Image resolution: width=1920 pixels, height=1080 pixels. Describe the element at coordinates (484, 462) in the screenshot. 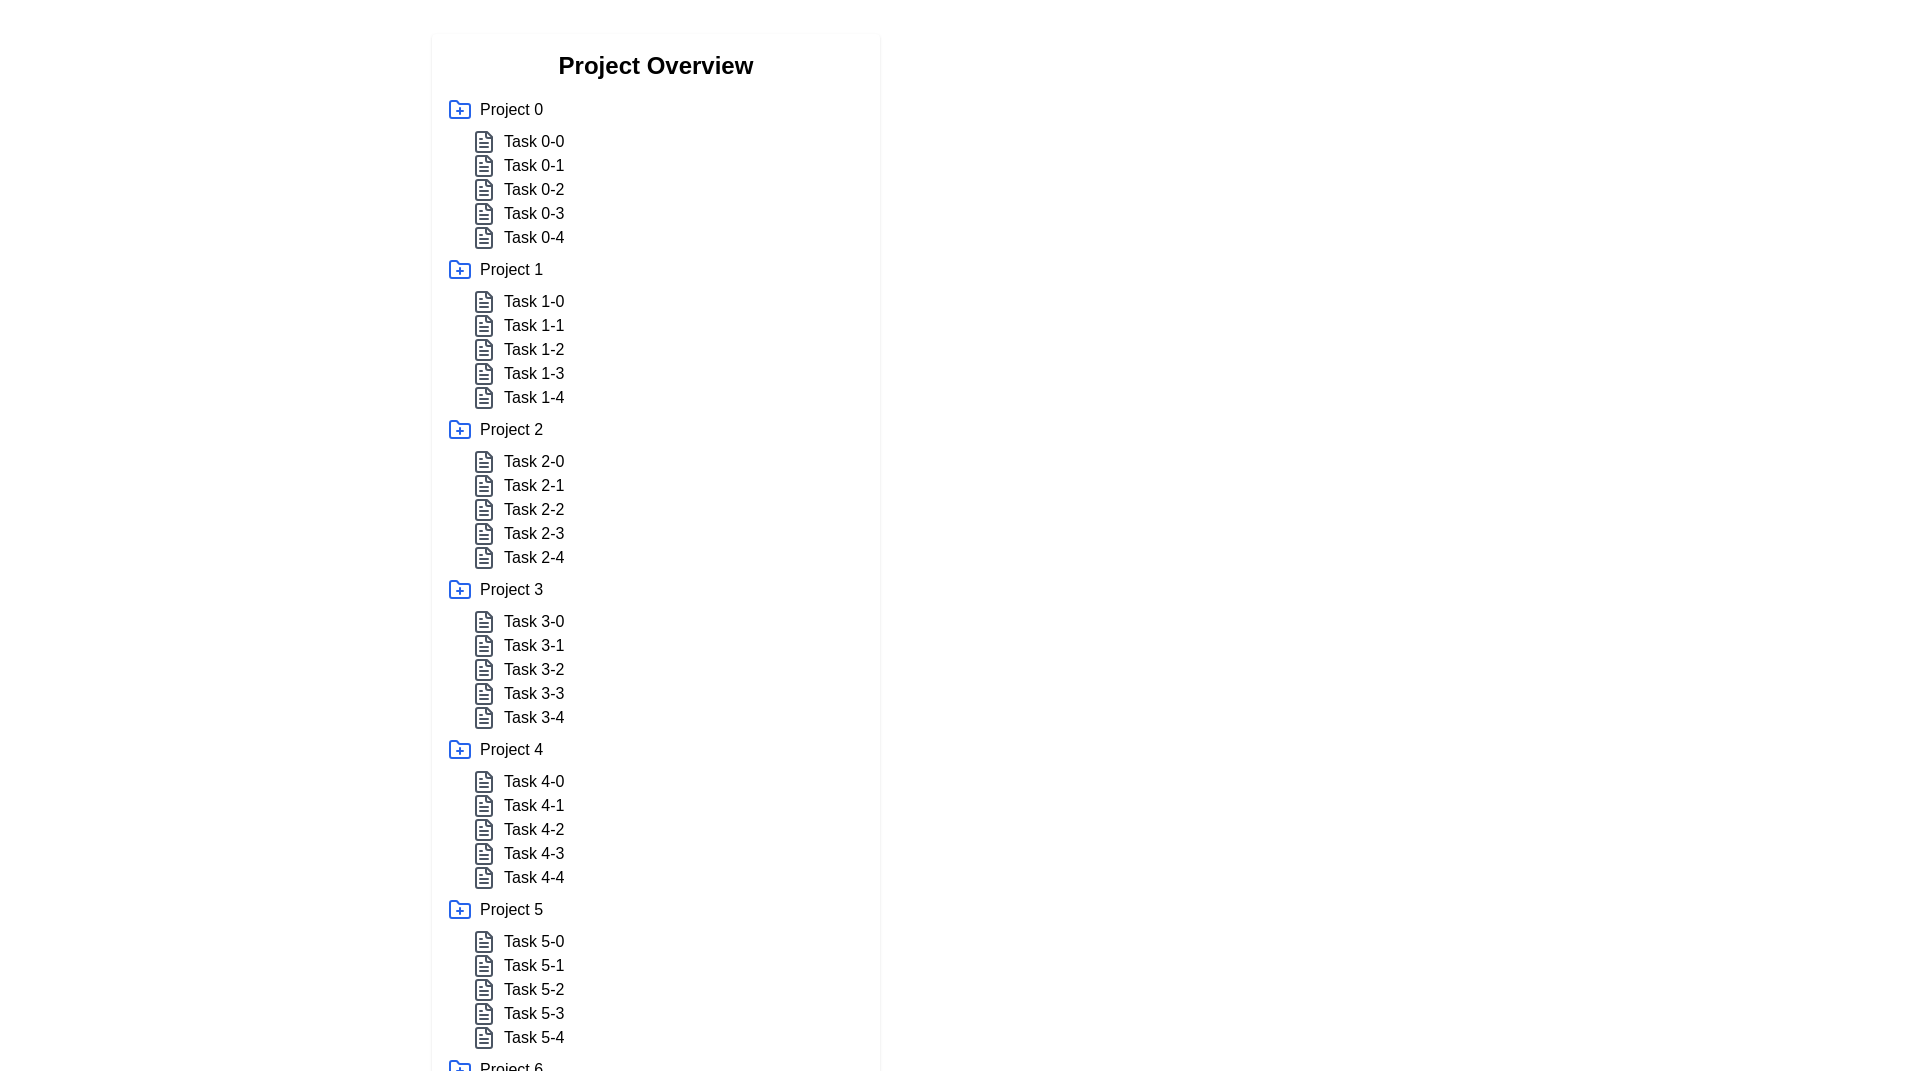

I see `the file or document icon with a gray outline located next to the text 'Task 2-0' in the 'Project 2' section` at that location.